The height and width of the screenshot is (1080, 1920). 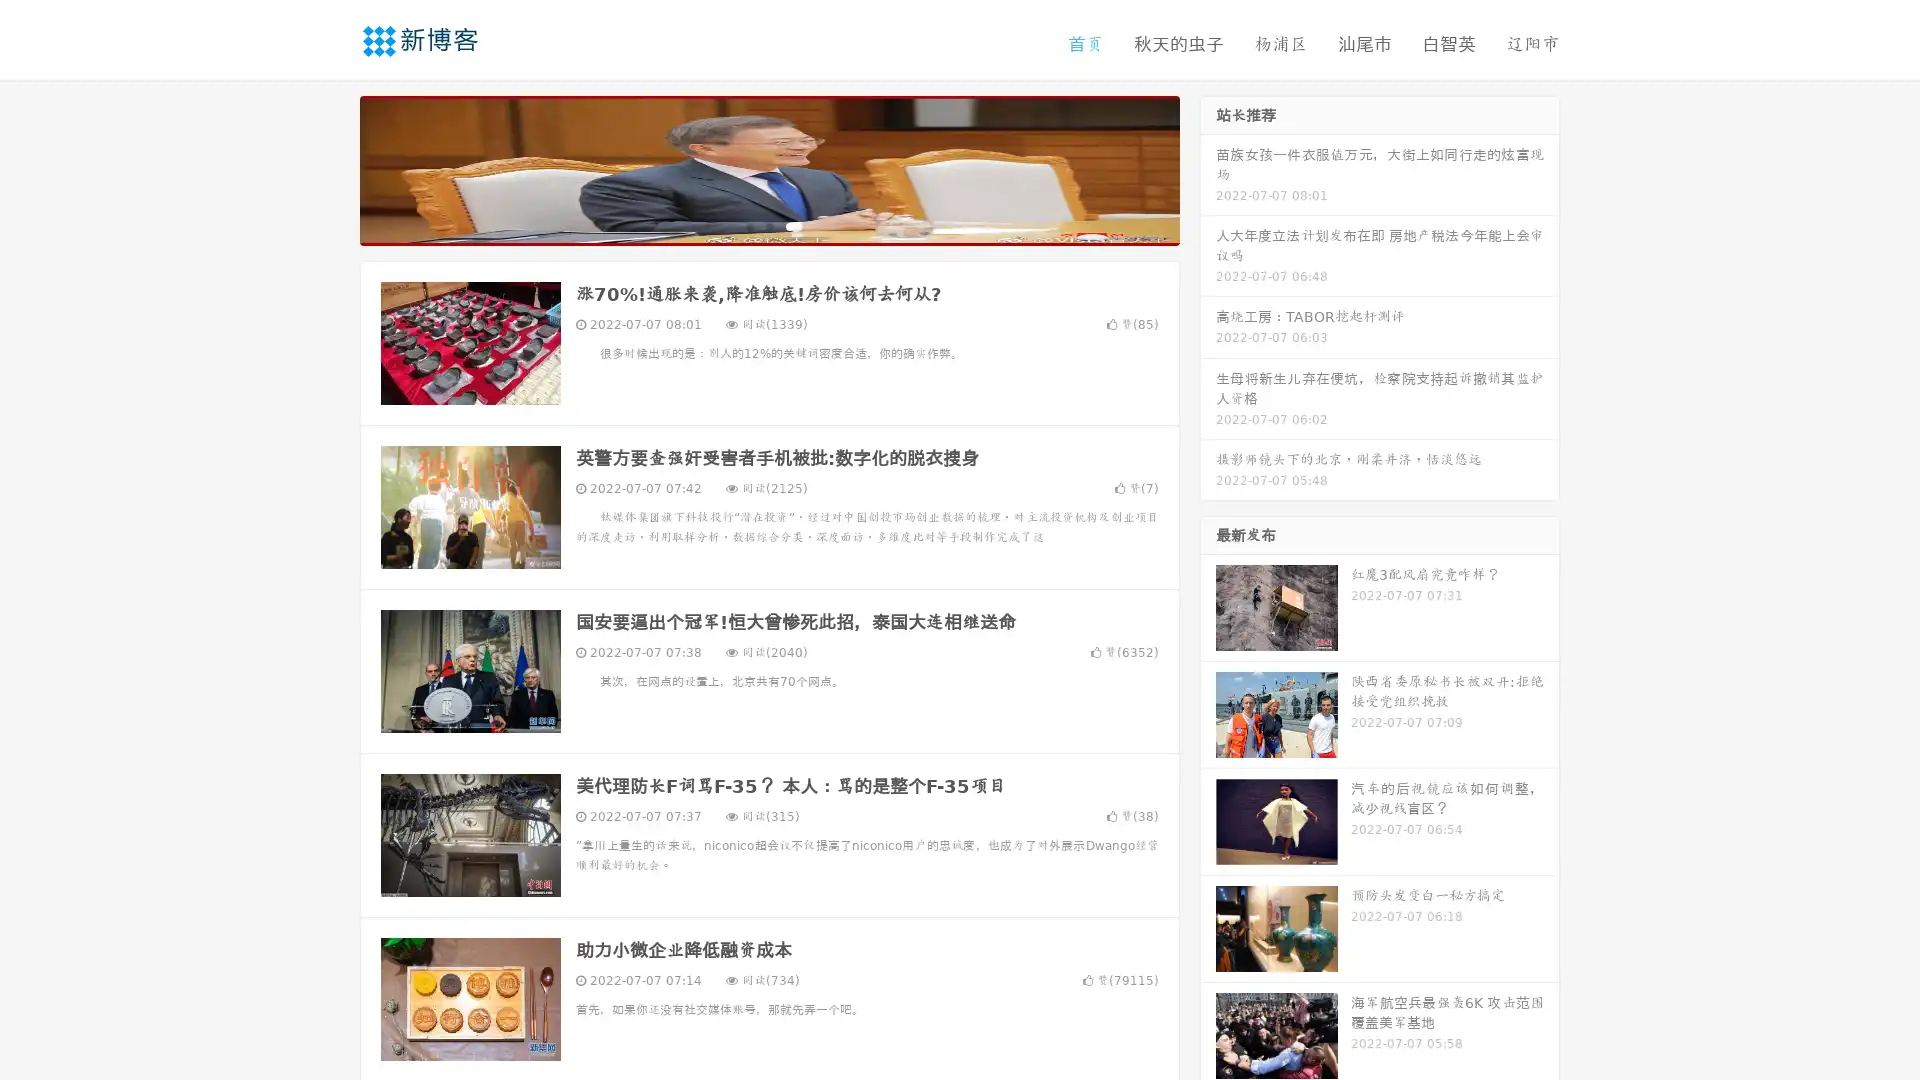 What do you see at coordinates (748, 225) in the screenshot?
I see `Go to slide 1` at bounding box center [748, 225].